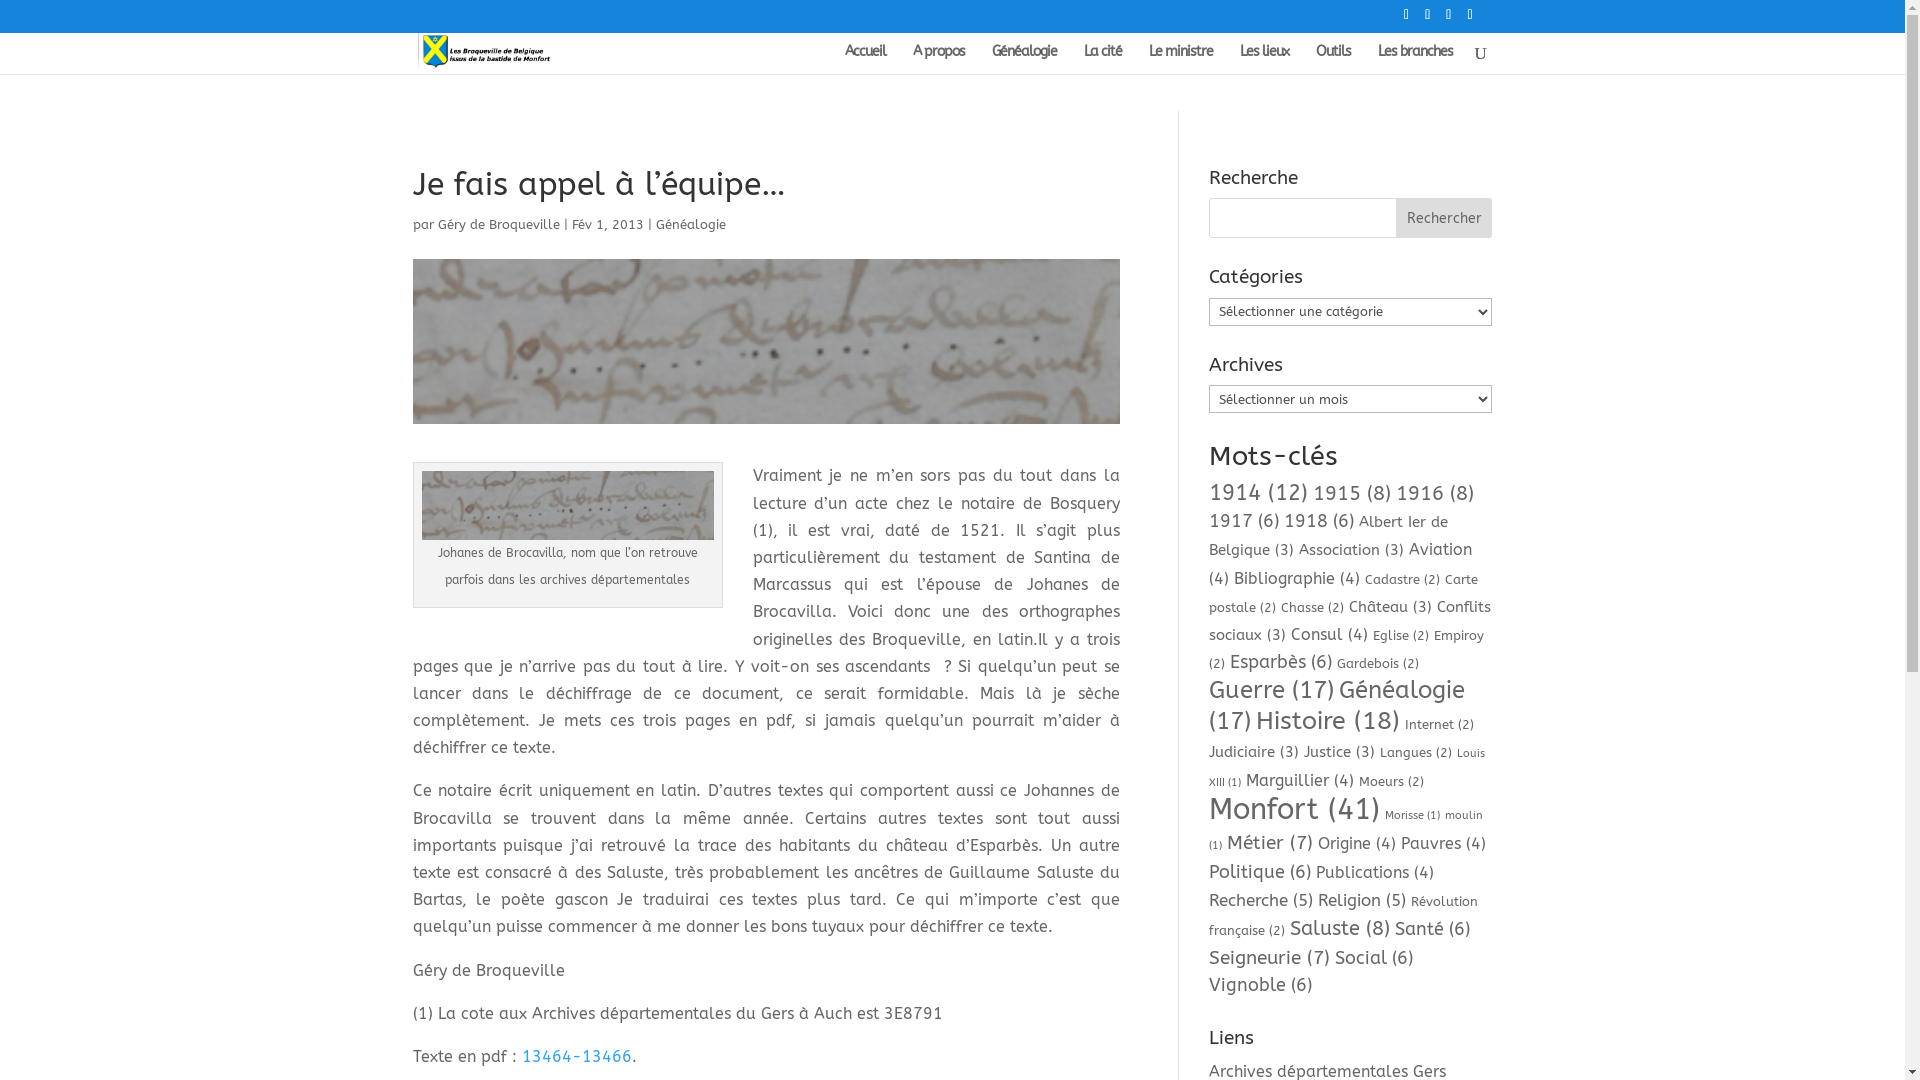 This screenshot has height=1080, width=1920. I want to click on 'Justice (3)', so click(1339, 752).